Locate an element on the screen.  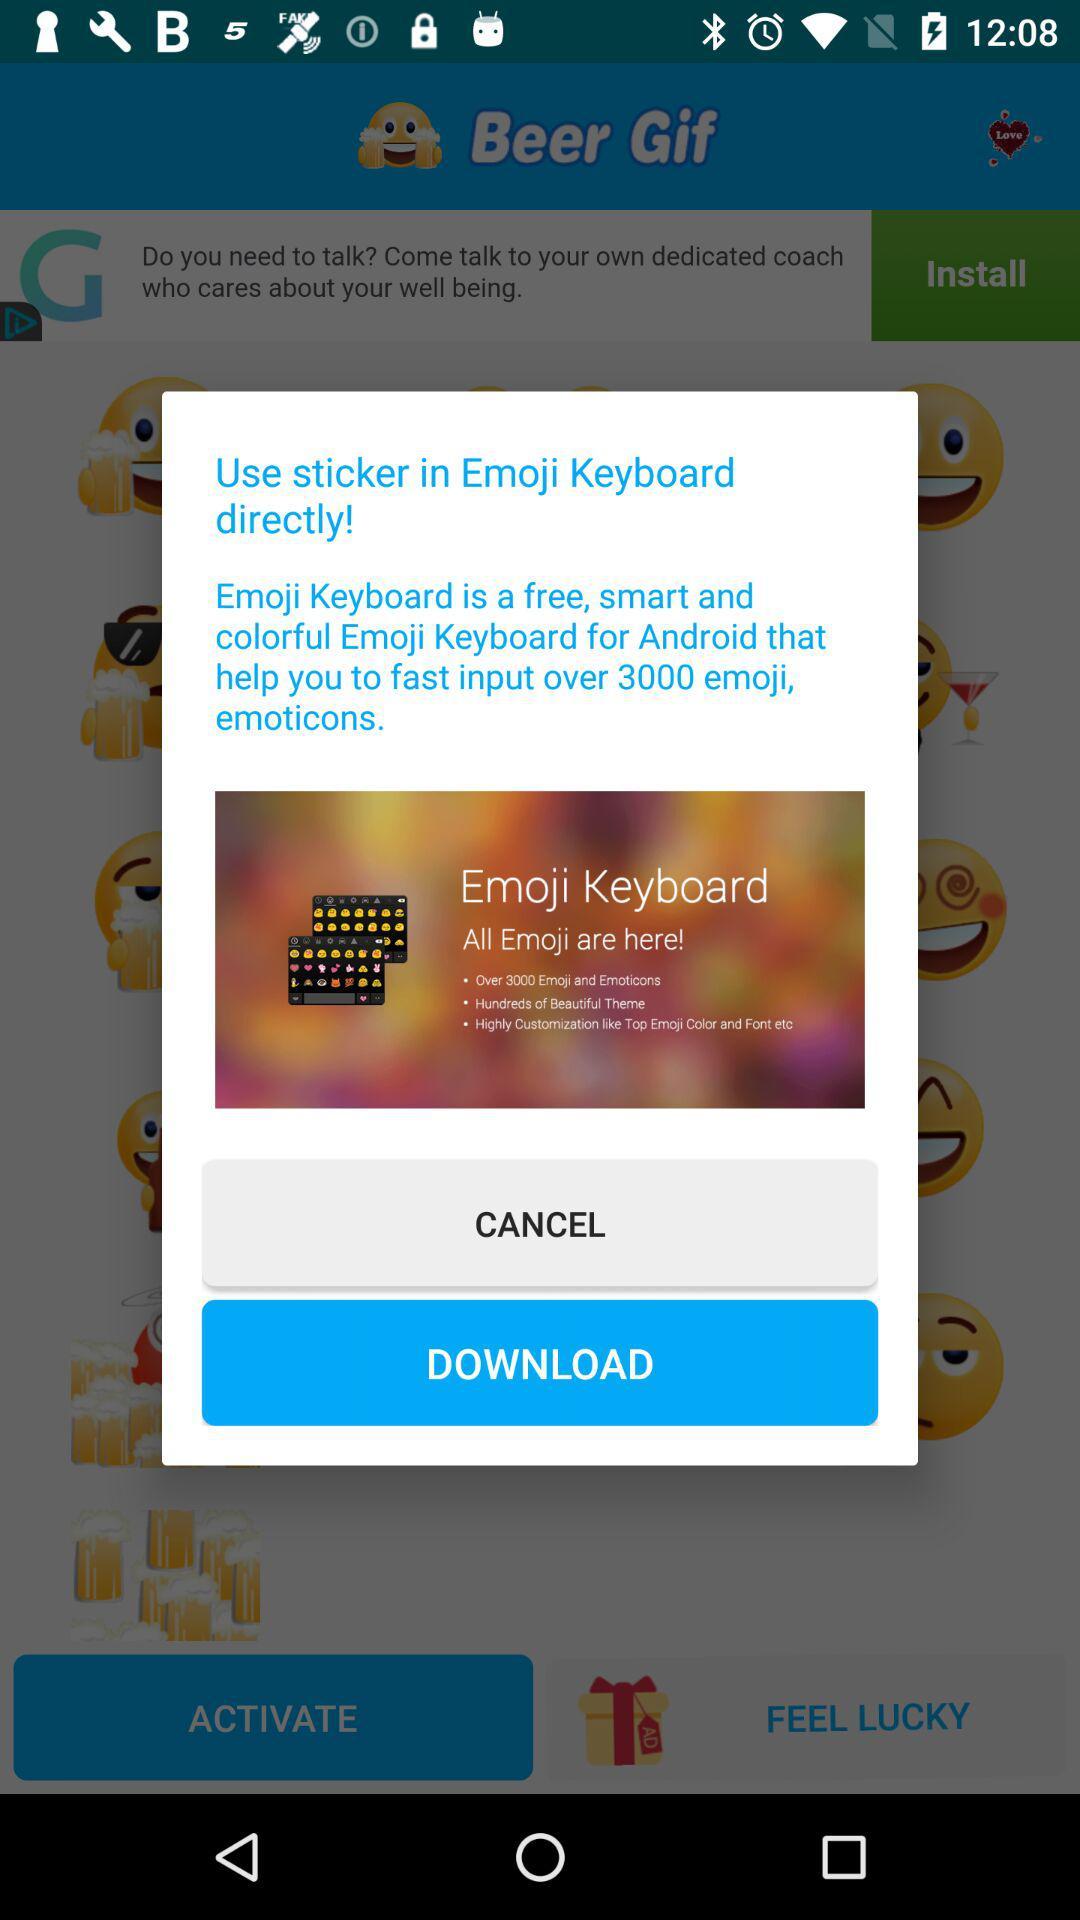
cancel icon is located at coordinates (540, 1222).